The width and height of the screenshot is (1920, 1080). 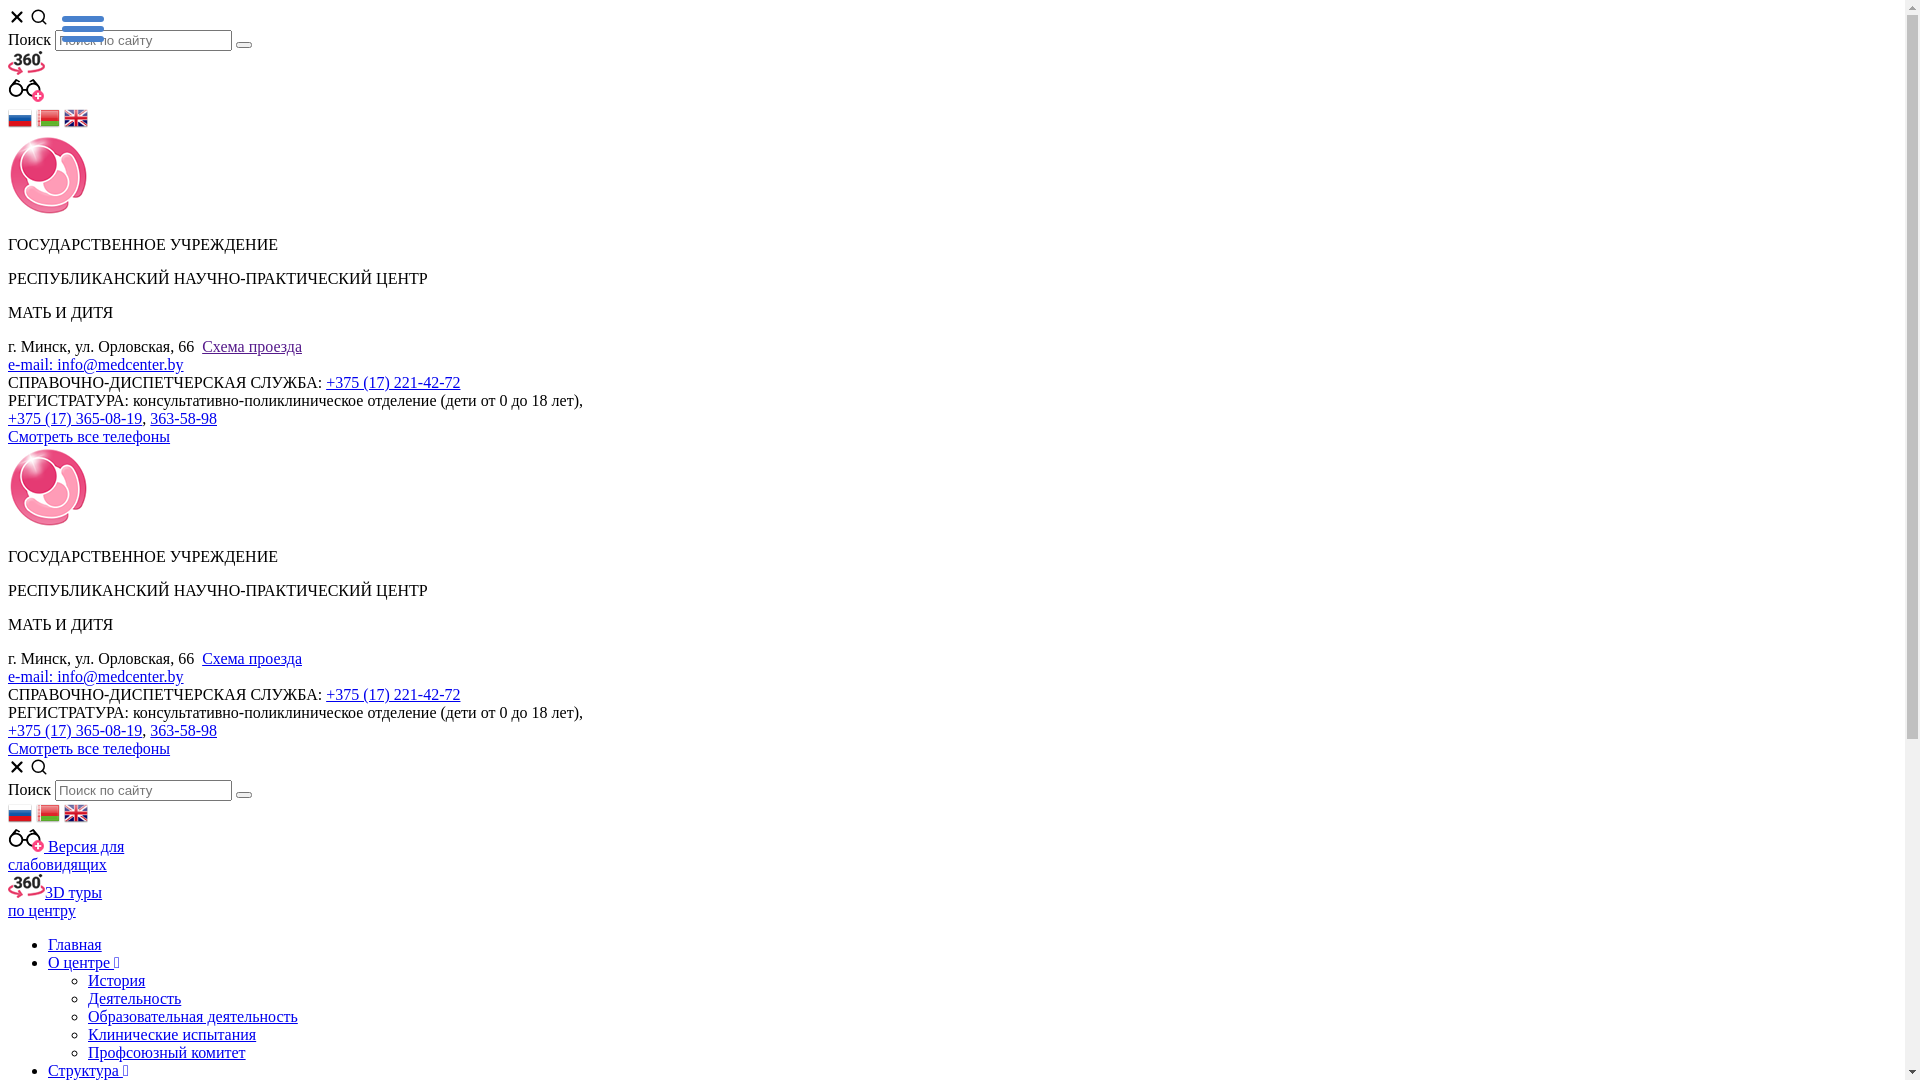 I want to click on '+375 (17) 365-08-19', so click(x=75, y=417).